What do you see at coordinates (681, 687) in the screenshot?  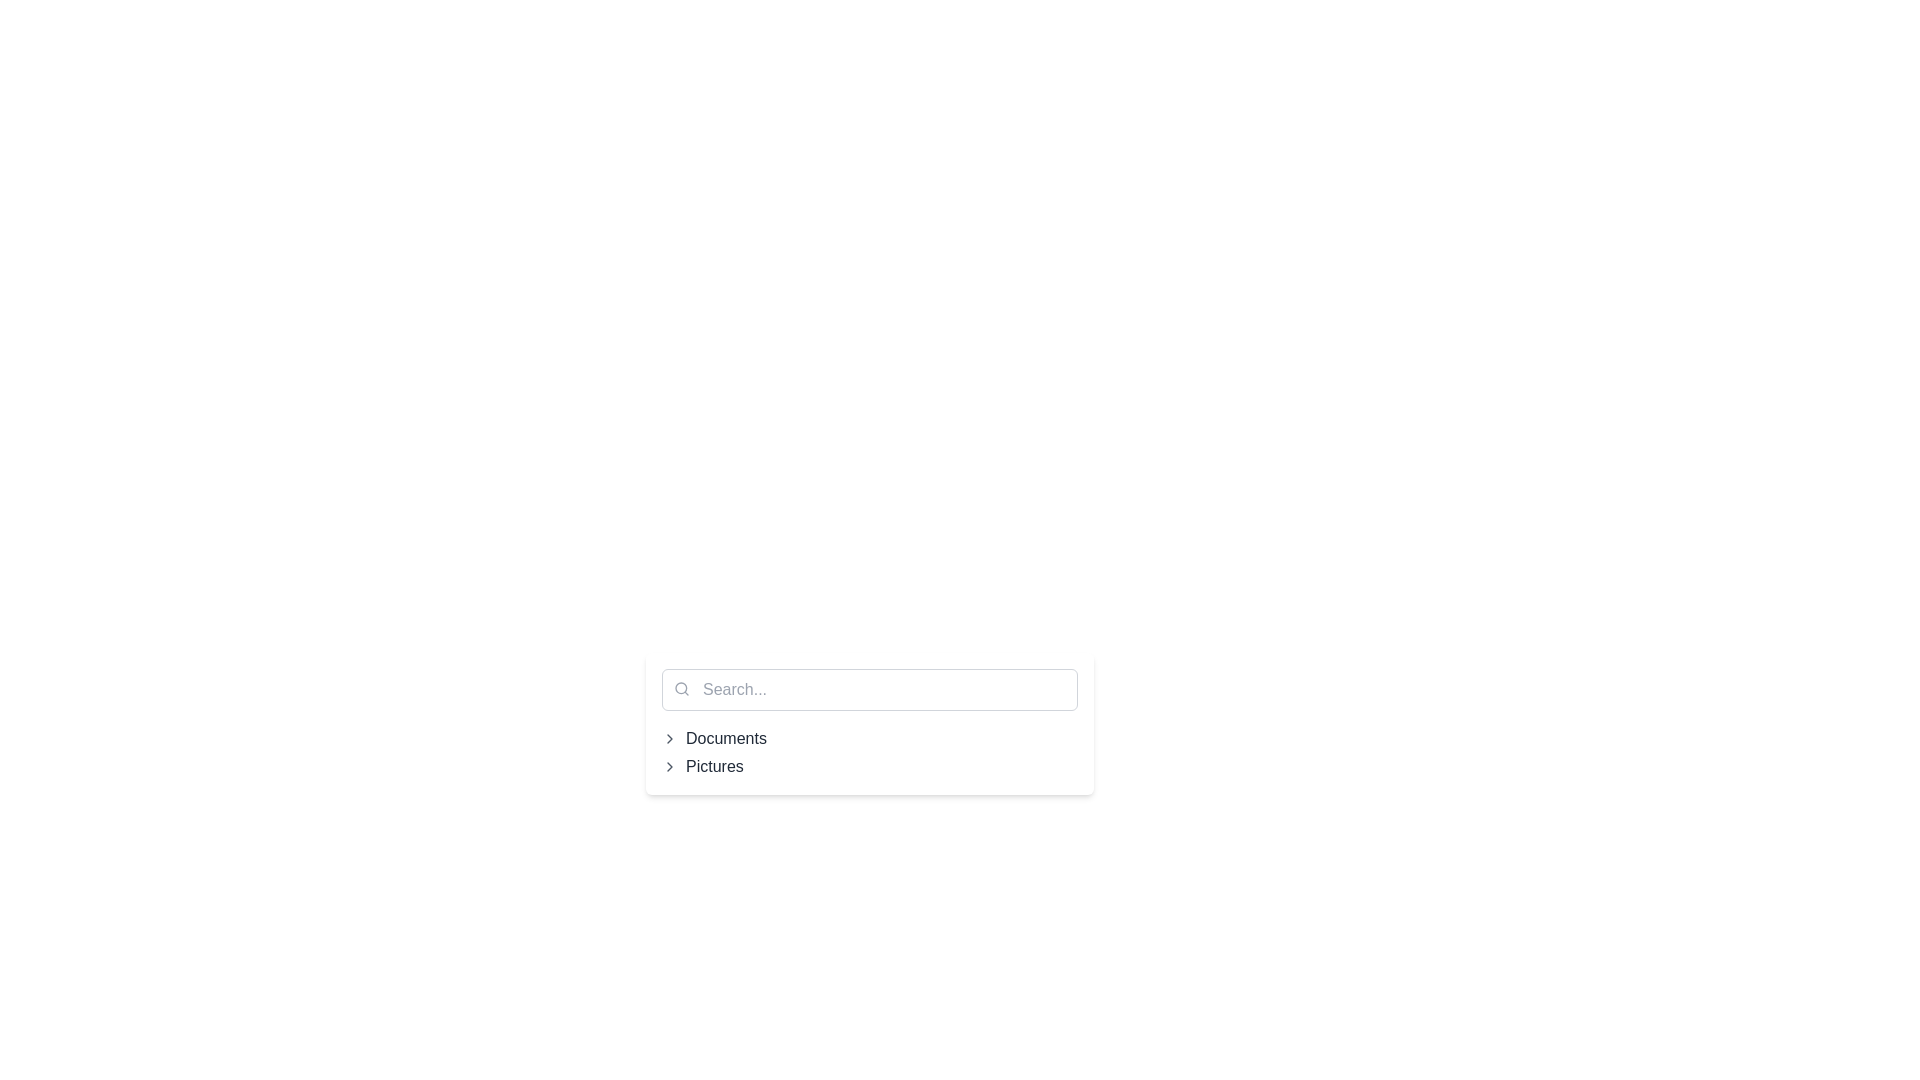 I see `small circular graphical component located on the left side of the search bar, which is part of an icon and has no markings or text` at bounding box center [681, 687].